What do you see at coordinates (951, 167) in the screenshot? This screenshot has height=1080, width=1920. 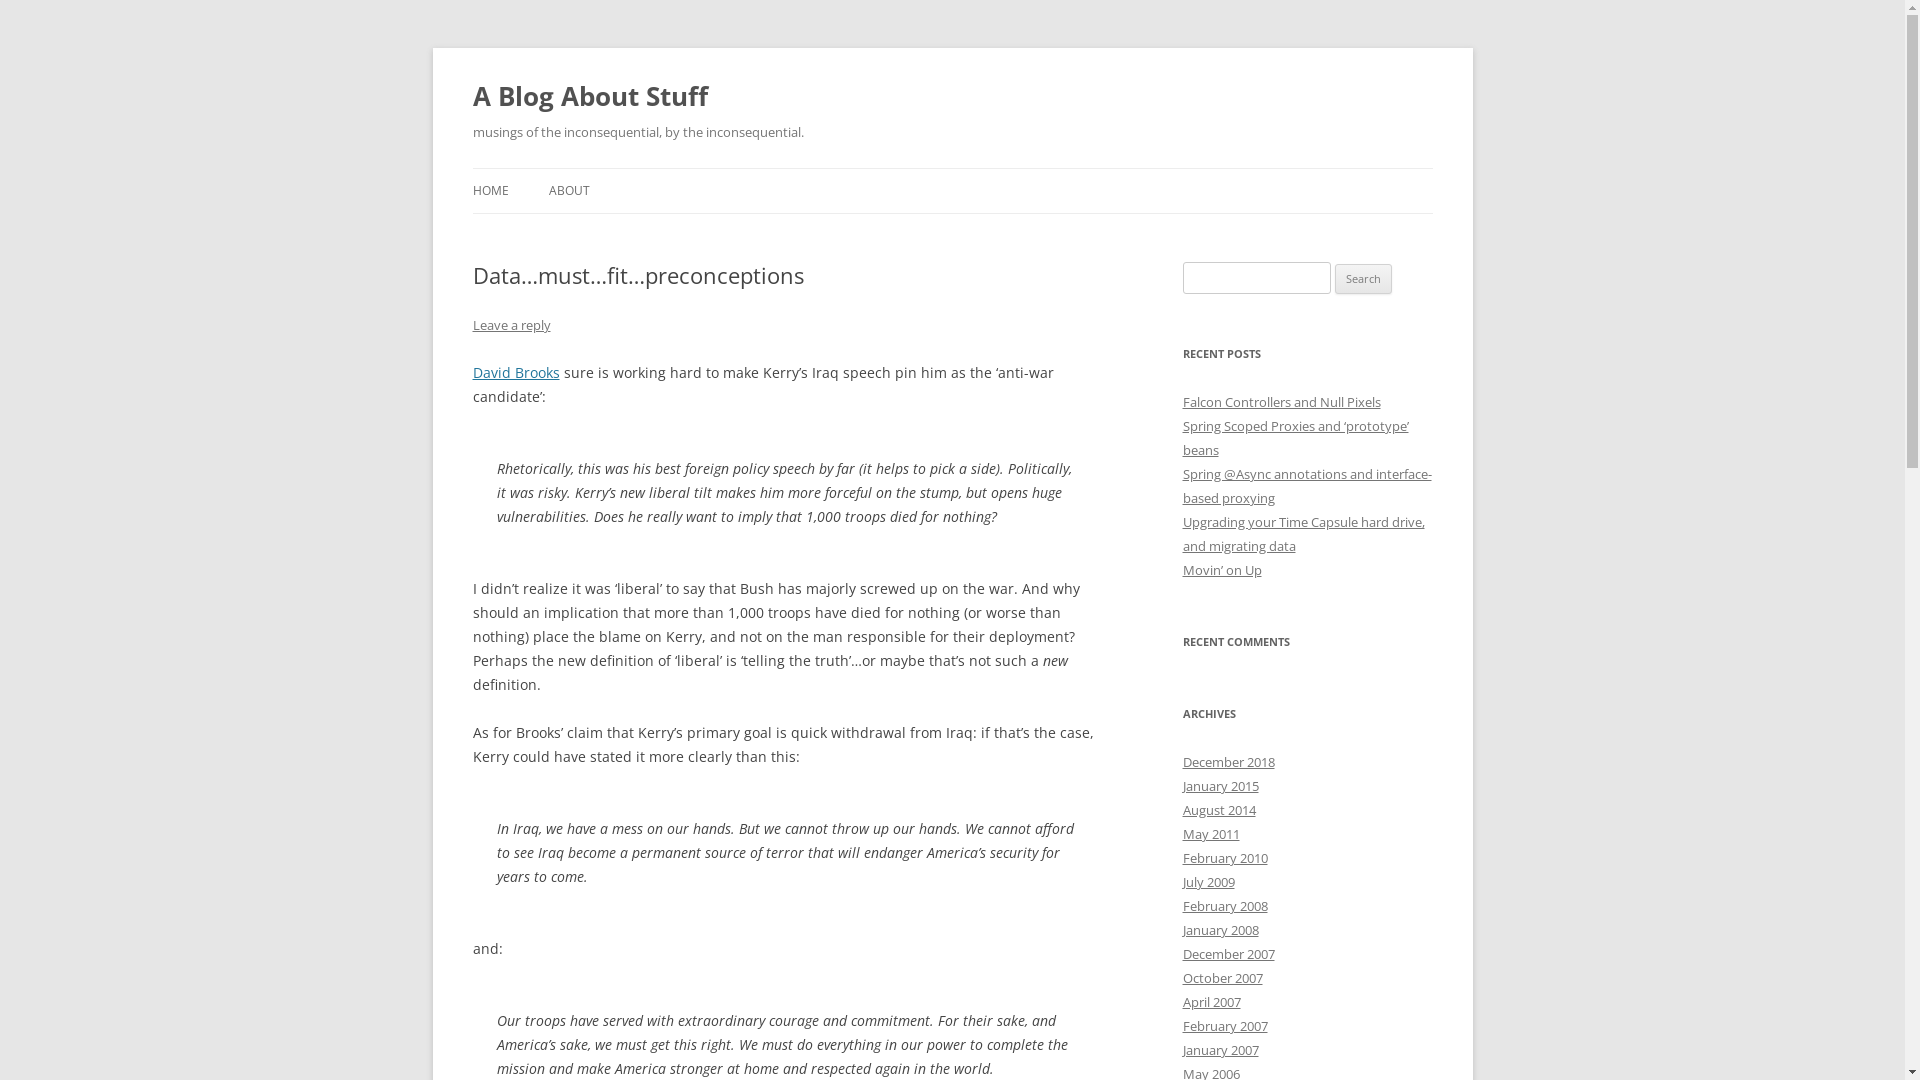 I see `'Skip to content'` at bounding box center [951, 167].